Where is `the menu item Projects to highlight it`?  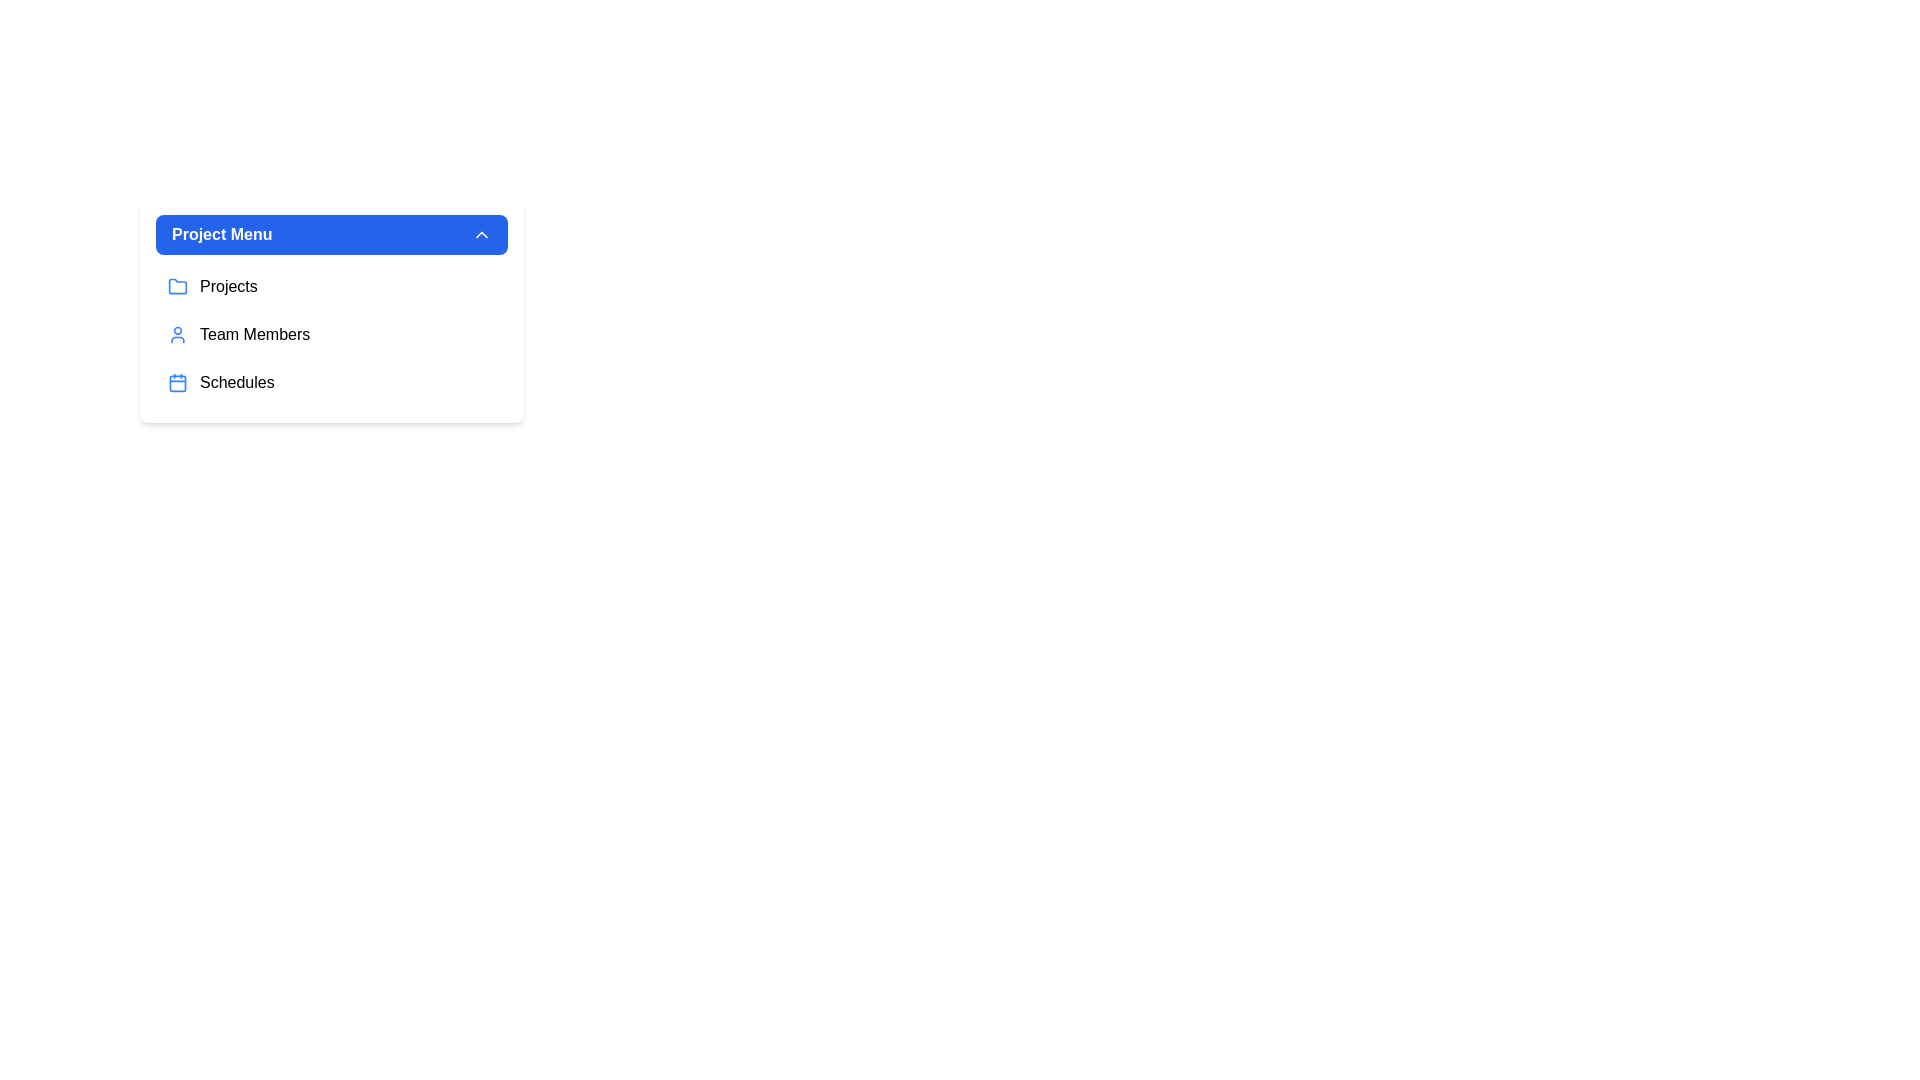 the menu item Projects to highlight it is located at coordinates (331, 286).